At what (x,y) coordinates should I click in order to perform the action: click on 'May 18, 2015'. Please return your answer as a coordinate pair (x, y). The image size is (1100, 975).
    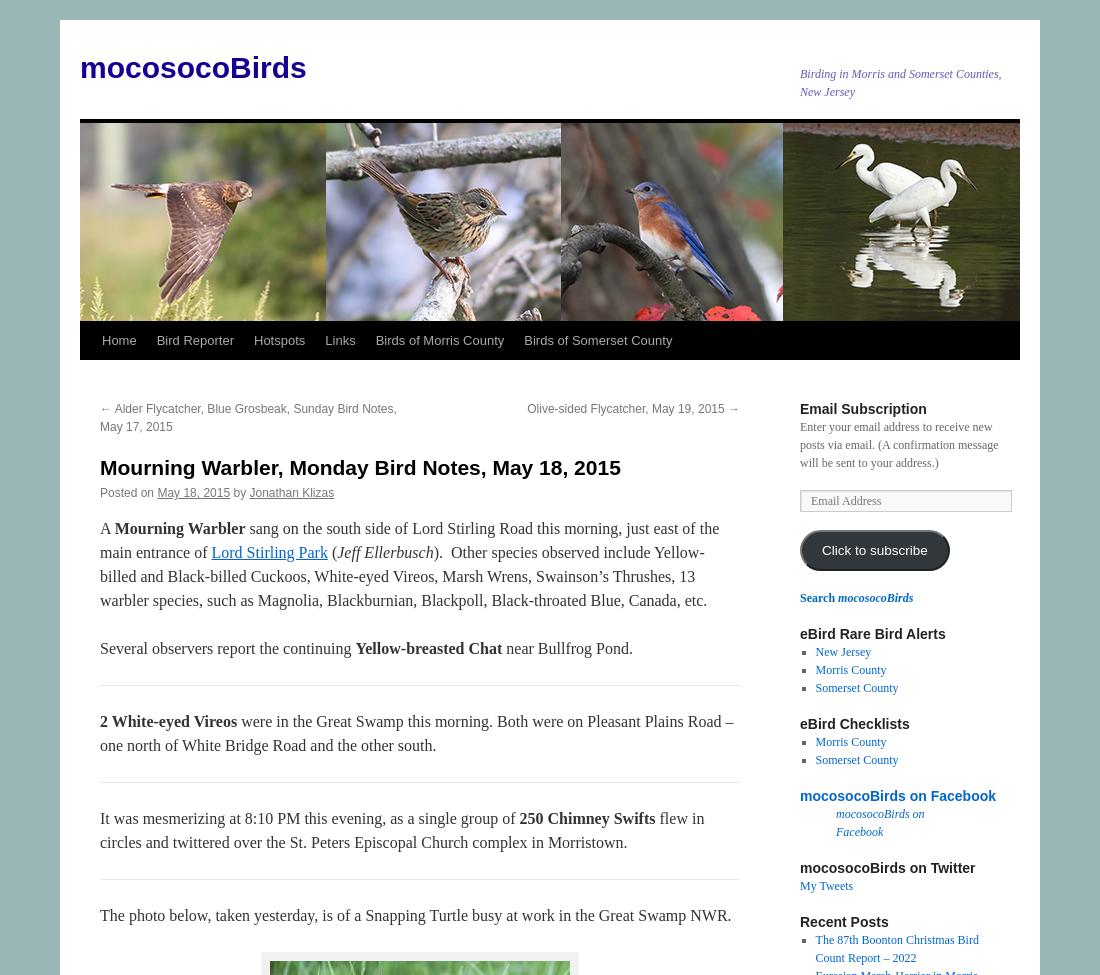
    Looking at the image, I should click on (192, 491).